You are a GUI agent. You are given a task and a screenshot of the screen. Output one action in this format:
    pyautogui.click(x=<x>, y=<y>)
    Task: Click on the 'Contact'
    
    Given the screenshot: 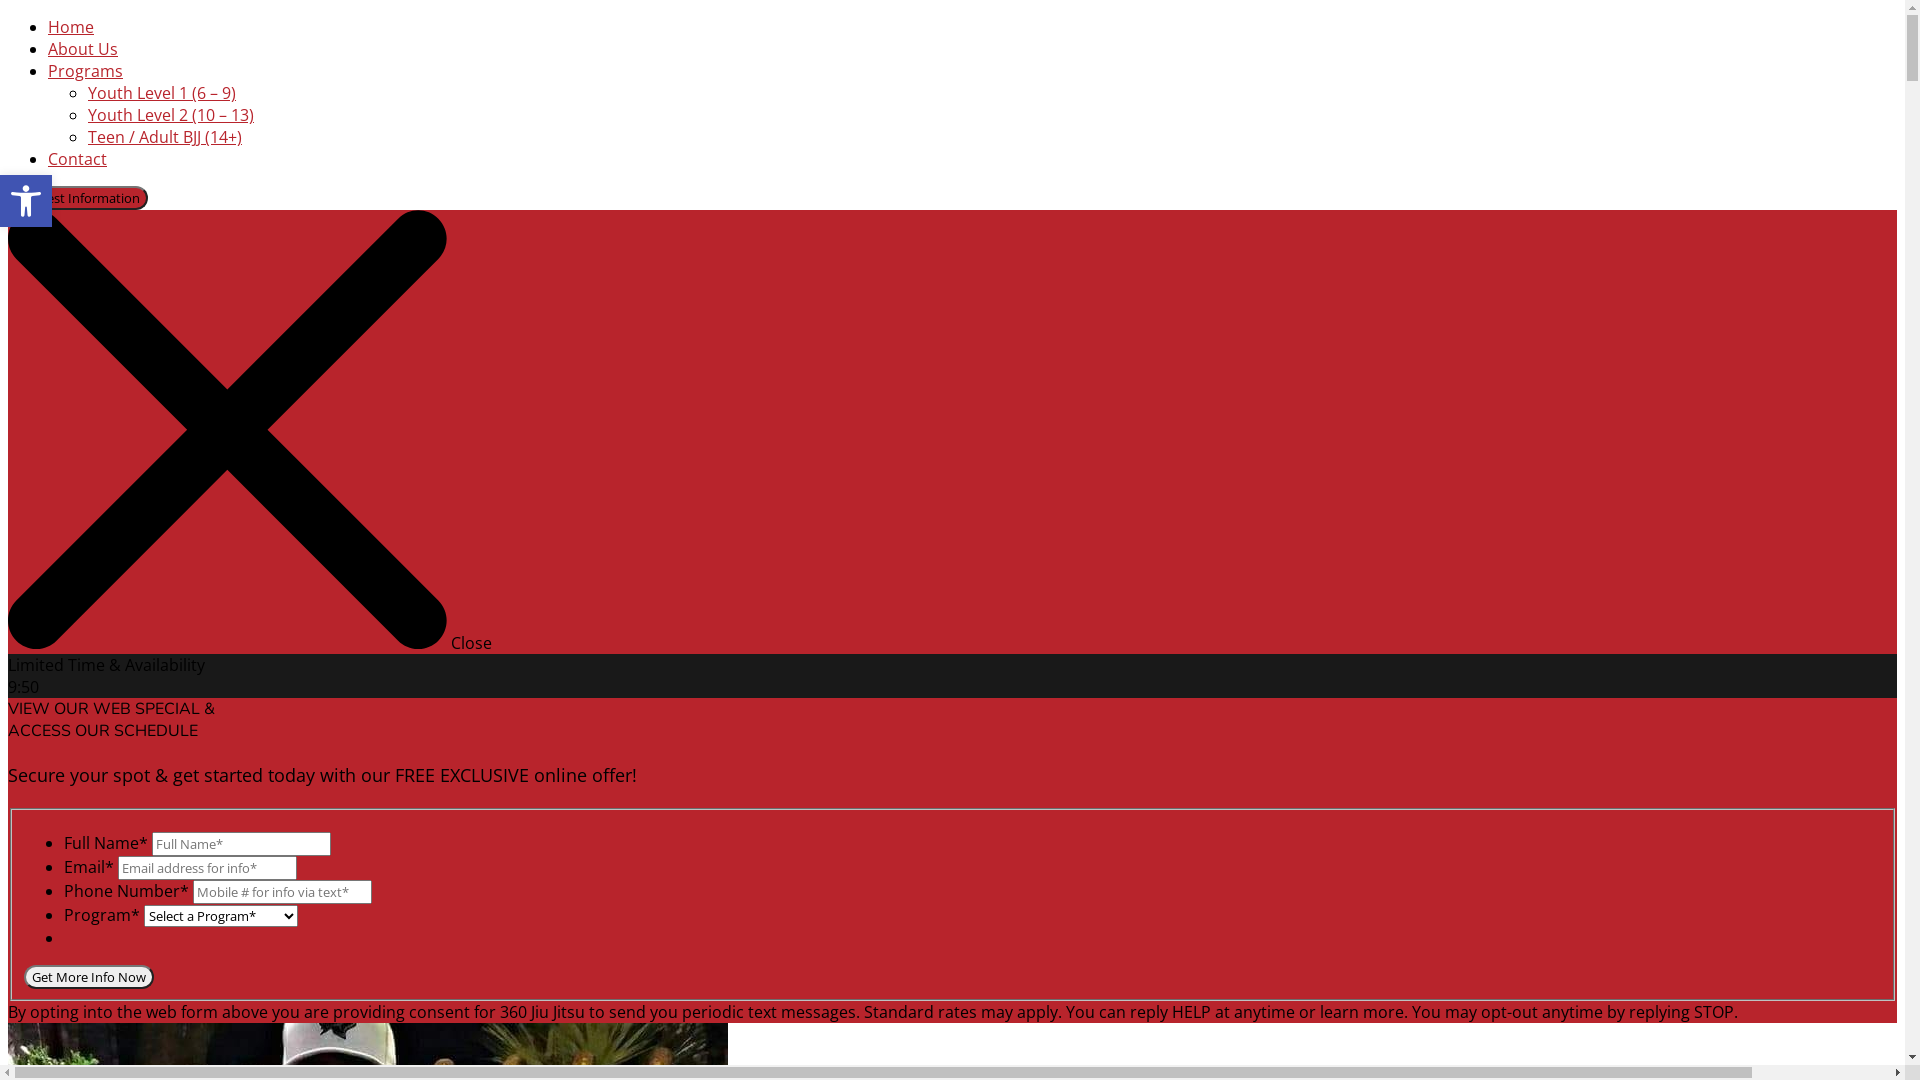 What is the action you would take?
    pyautogui.click(x=48, y=157)
    